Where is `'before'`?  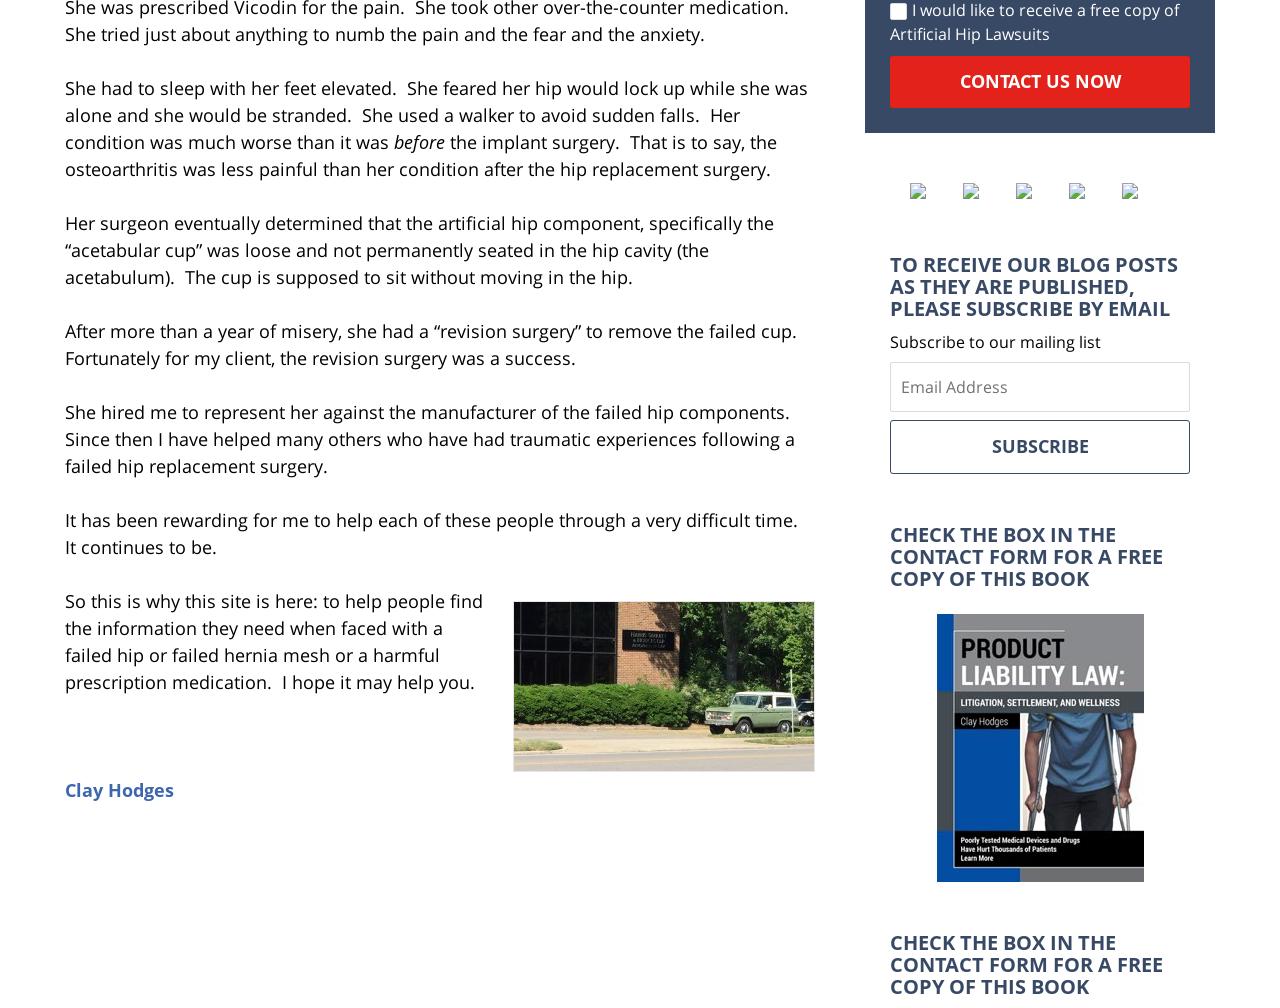 'before' is located at coordinates (418, 142).